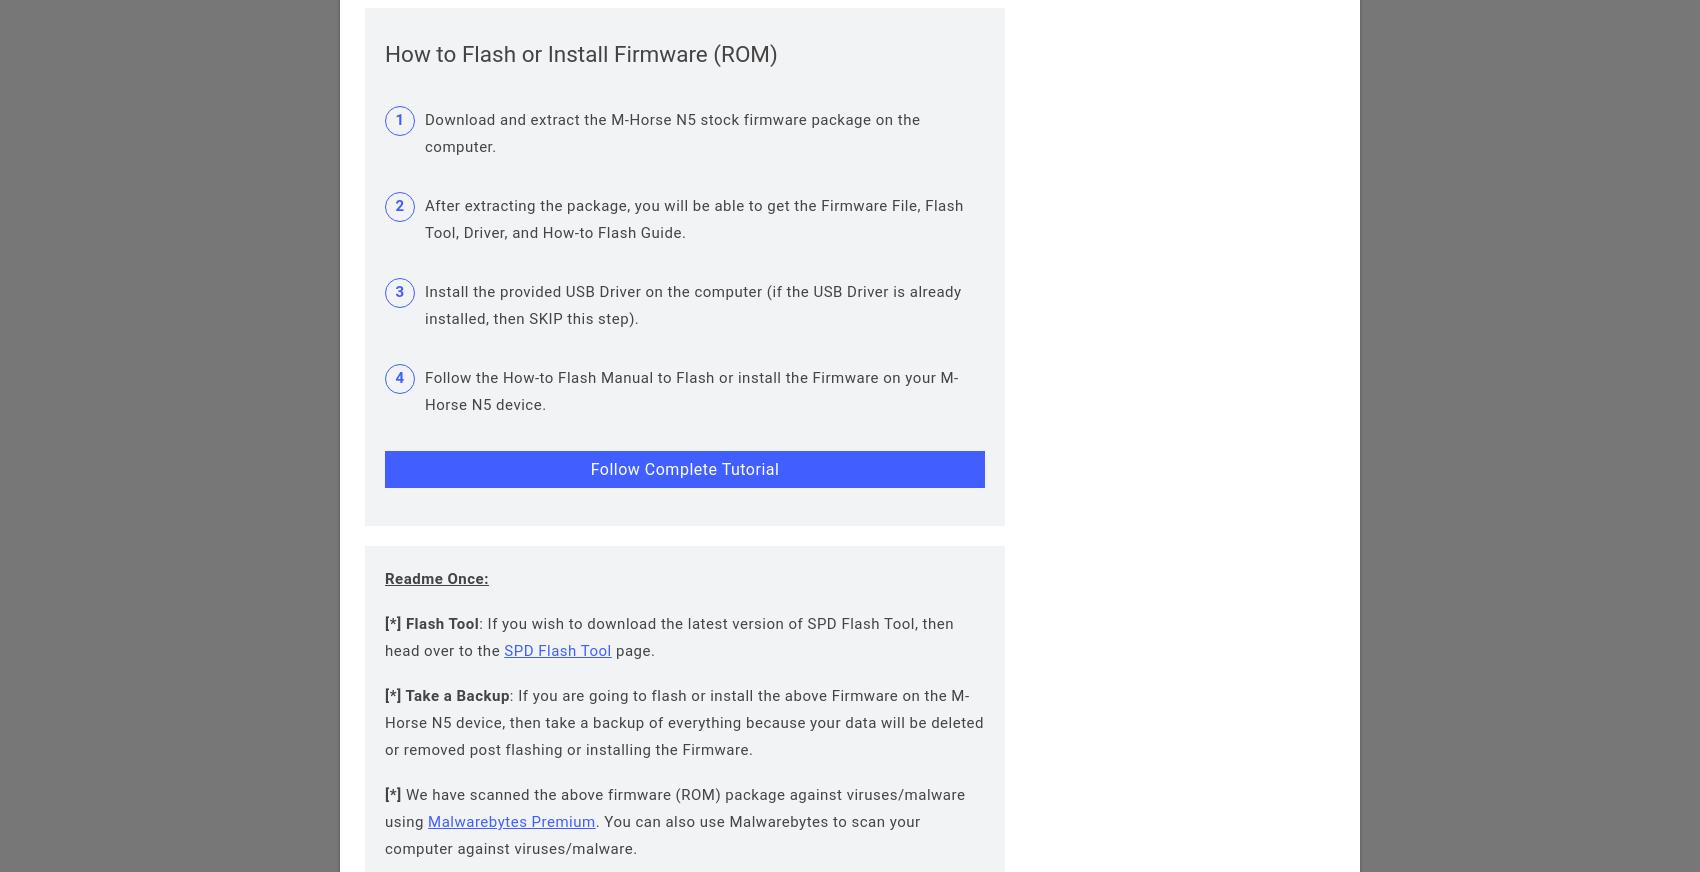 The width and height of the screenshot is (1700, 872). What do you see at coordinates (691, 391) in the screenshot?
I see `'Follow the How-to Flash Manual to Flash or install the Firmware on your M-Horse N5 device.'` at bounding box center [691, 391].